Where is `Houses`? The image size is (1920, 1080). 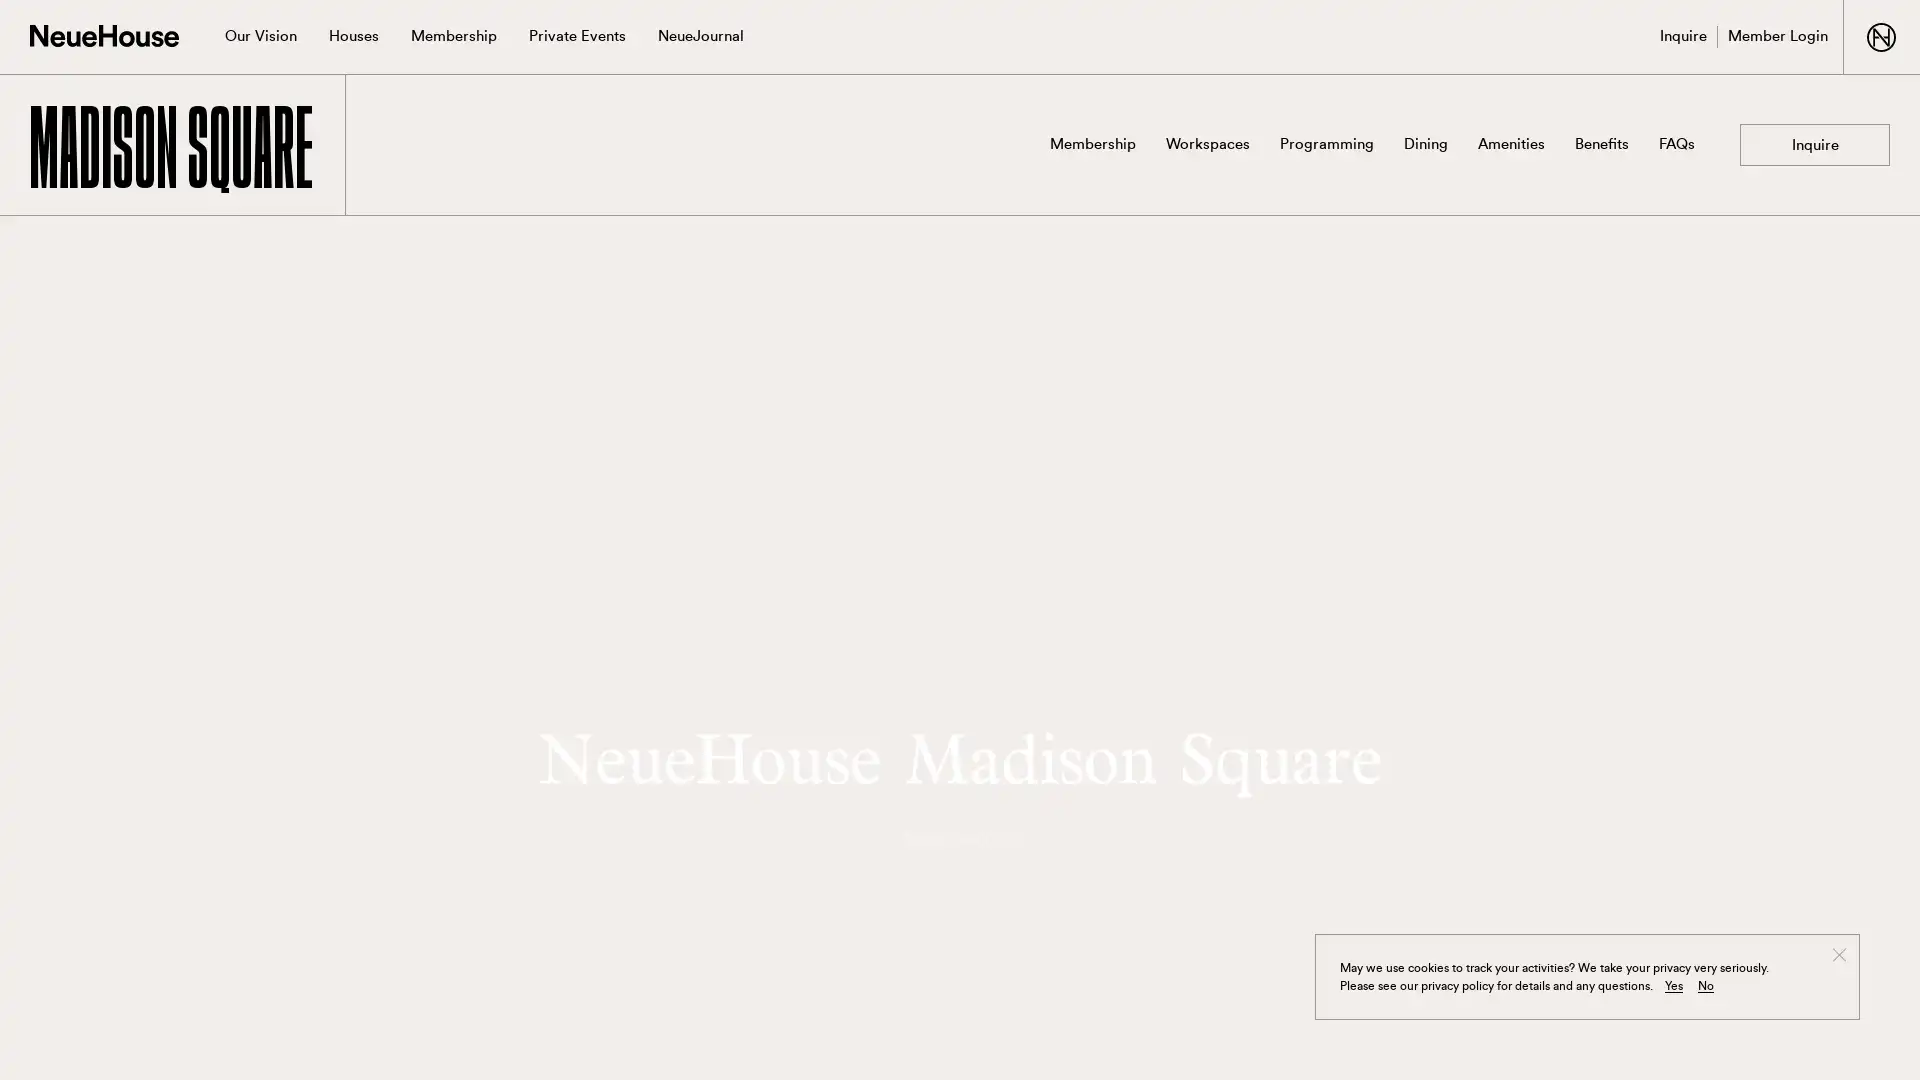
Houses is located at coordinates (354, 37).